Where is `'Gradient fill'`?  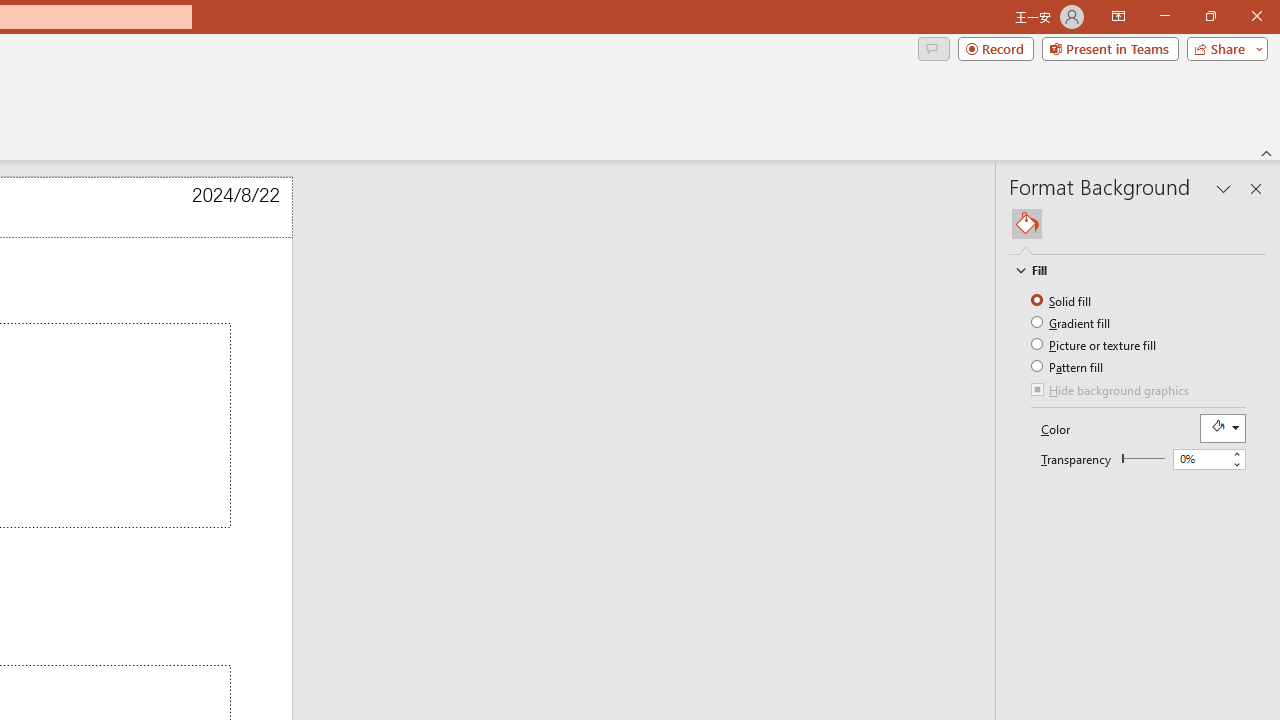 'Gradient fill' is located at coordinates (1071, 321).